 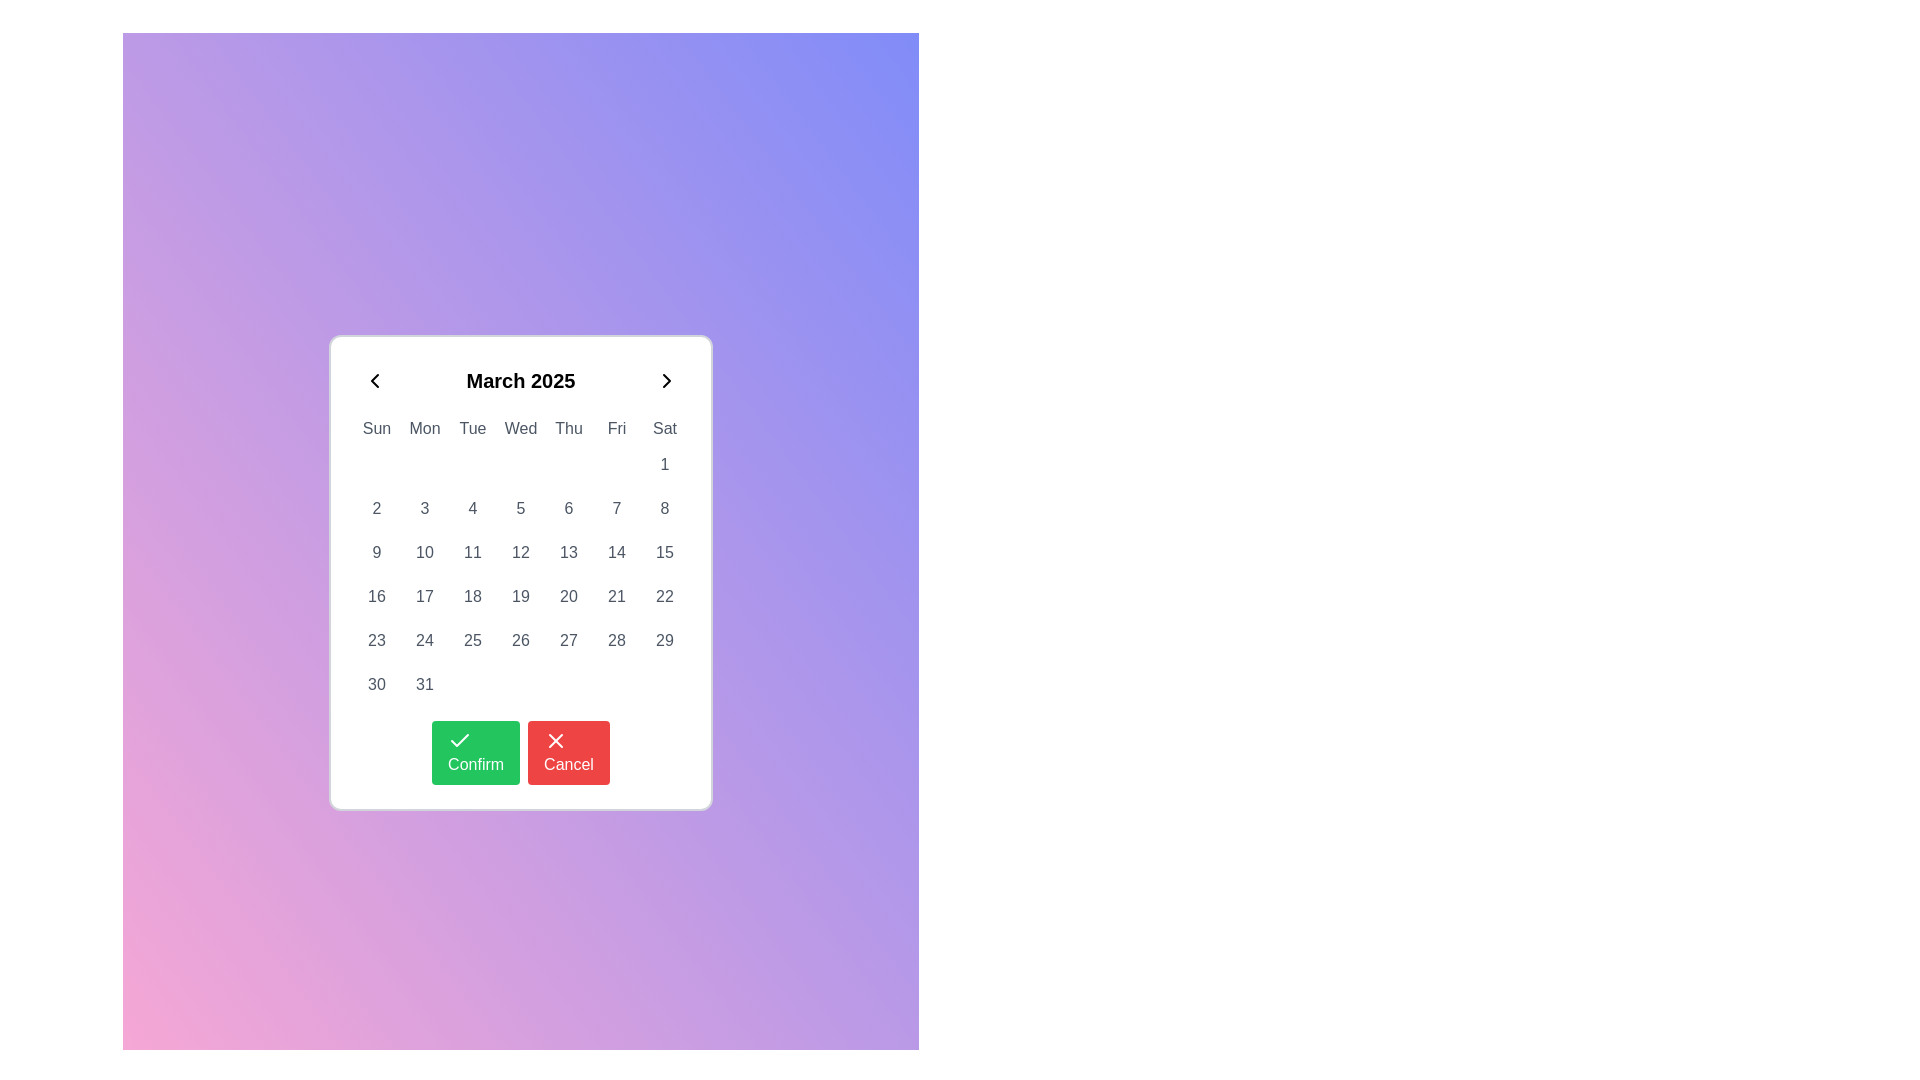 What do you see at coordinates (374, 381) in the screenshot?
I see `the button that navigates to the previous month on the calendar, located to the left of the title 'March 2025' in the header section` at bounding box center [374, 381].